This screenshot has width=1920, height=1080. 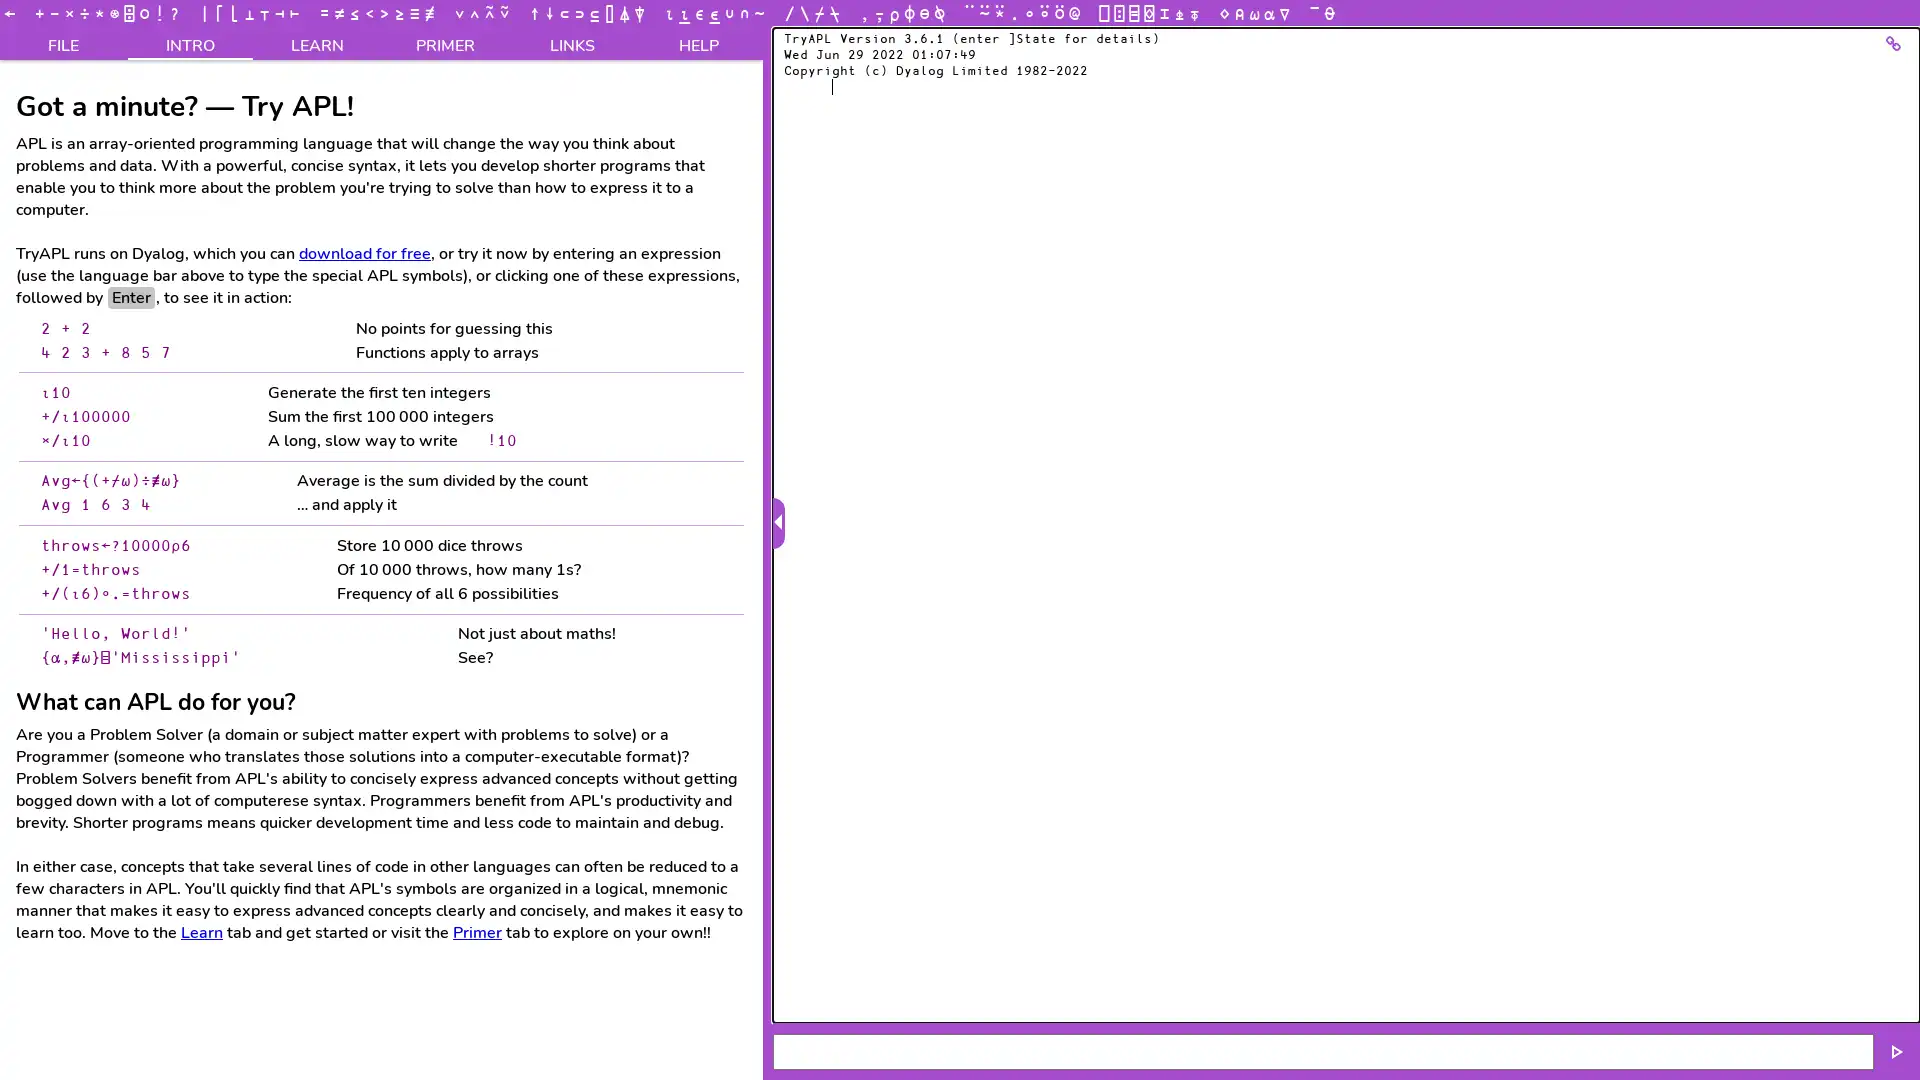 I want to click on PRIMER, so click(x=443, y=44).